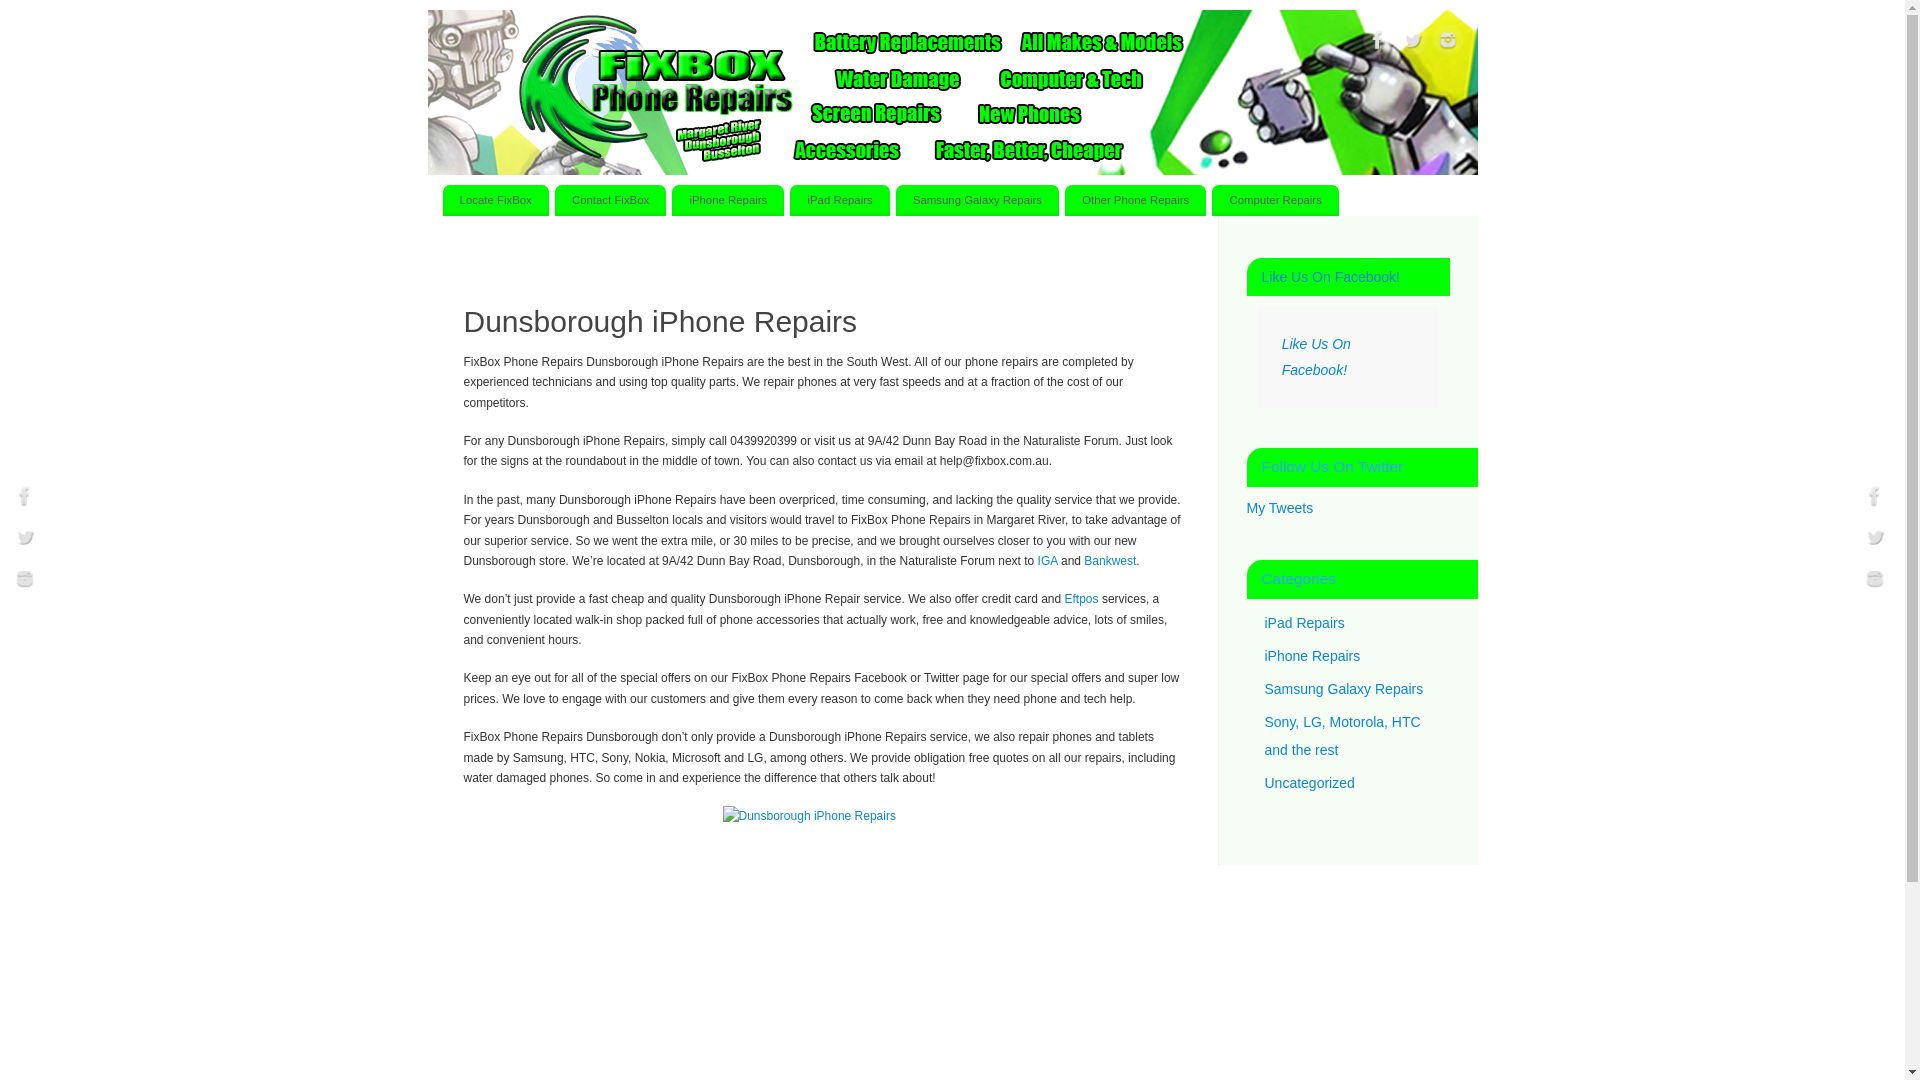  What do you see at coordinates (977, 200) in the screenshot?
I see `'Samsung Galaxy Repairs'` at bounding box center [977, 200].